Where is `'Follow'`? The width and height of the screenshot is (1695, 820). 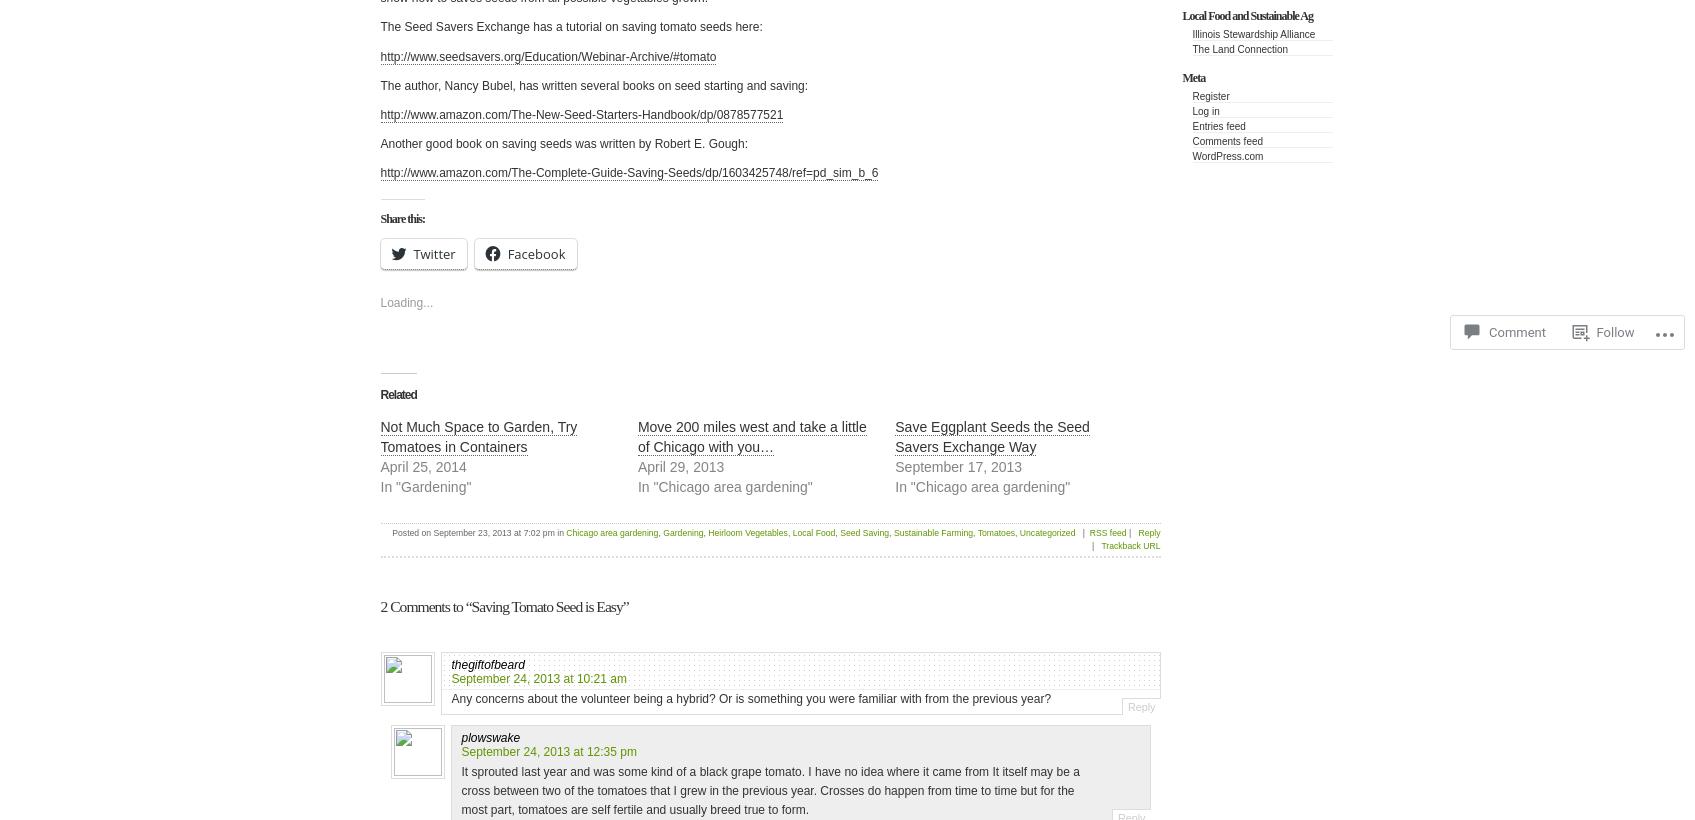 'Follow' is located at coordinates (1614, 331).